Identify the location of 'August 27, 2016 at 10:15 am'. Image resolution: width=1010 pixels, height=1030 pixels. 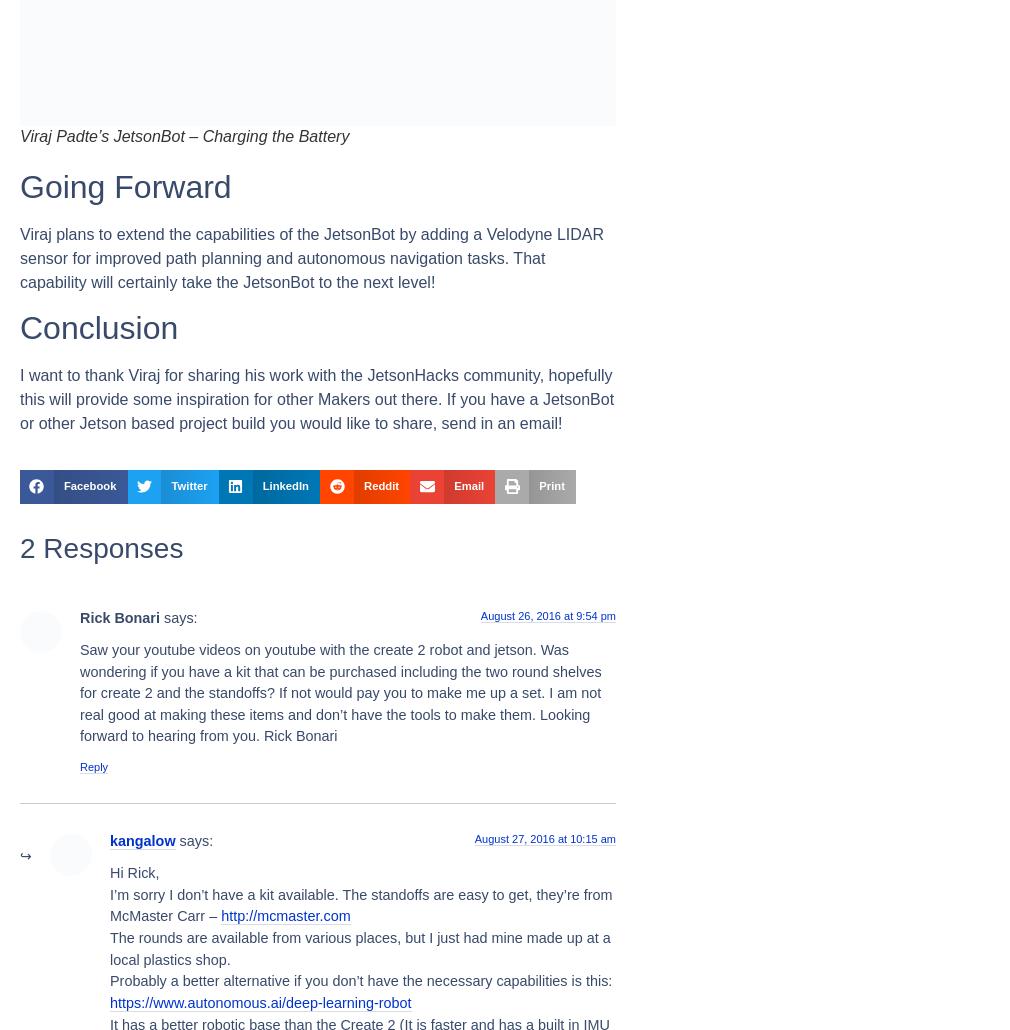
(543, 838).